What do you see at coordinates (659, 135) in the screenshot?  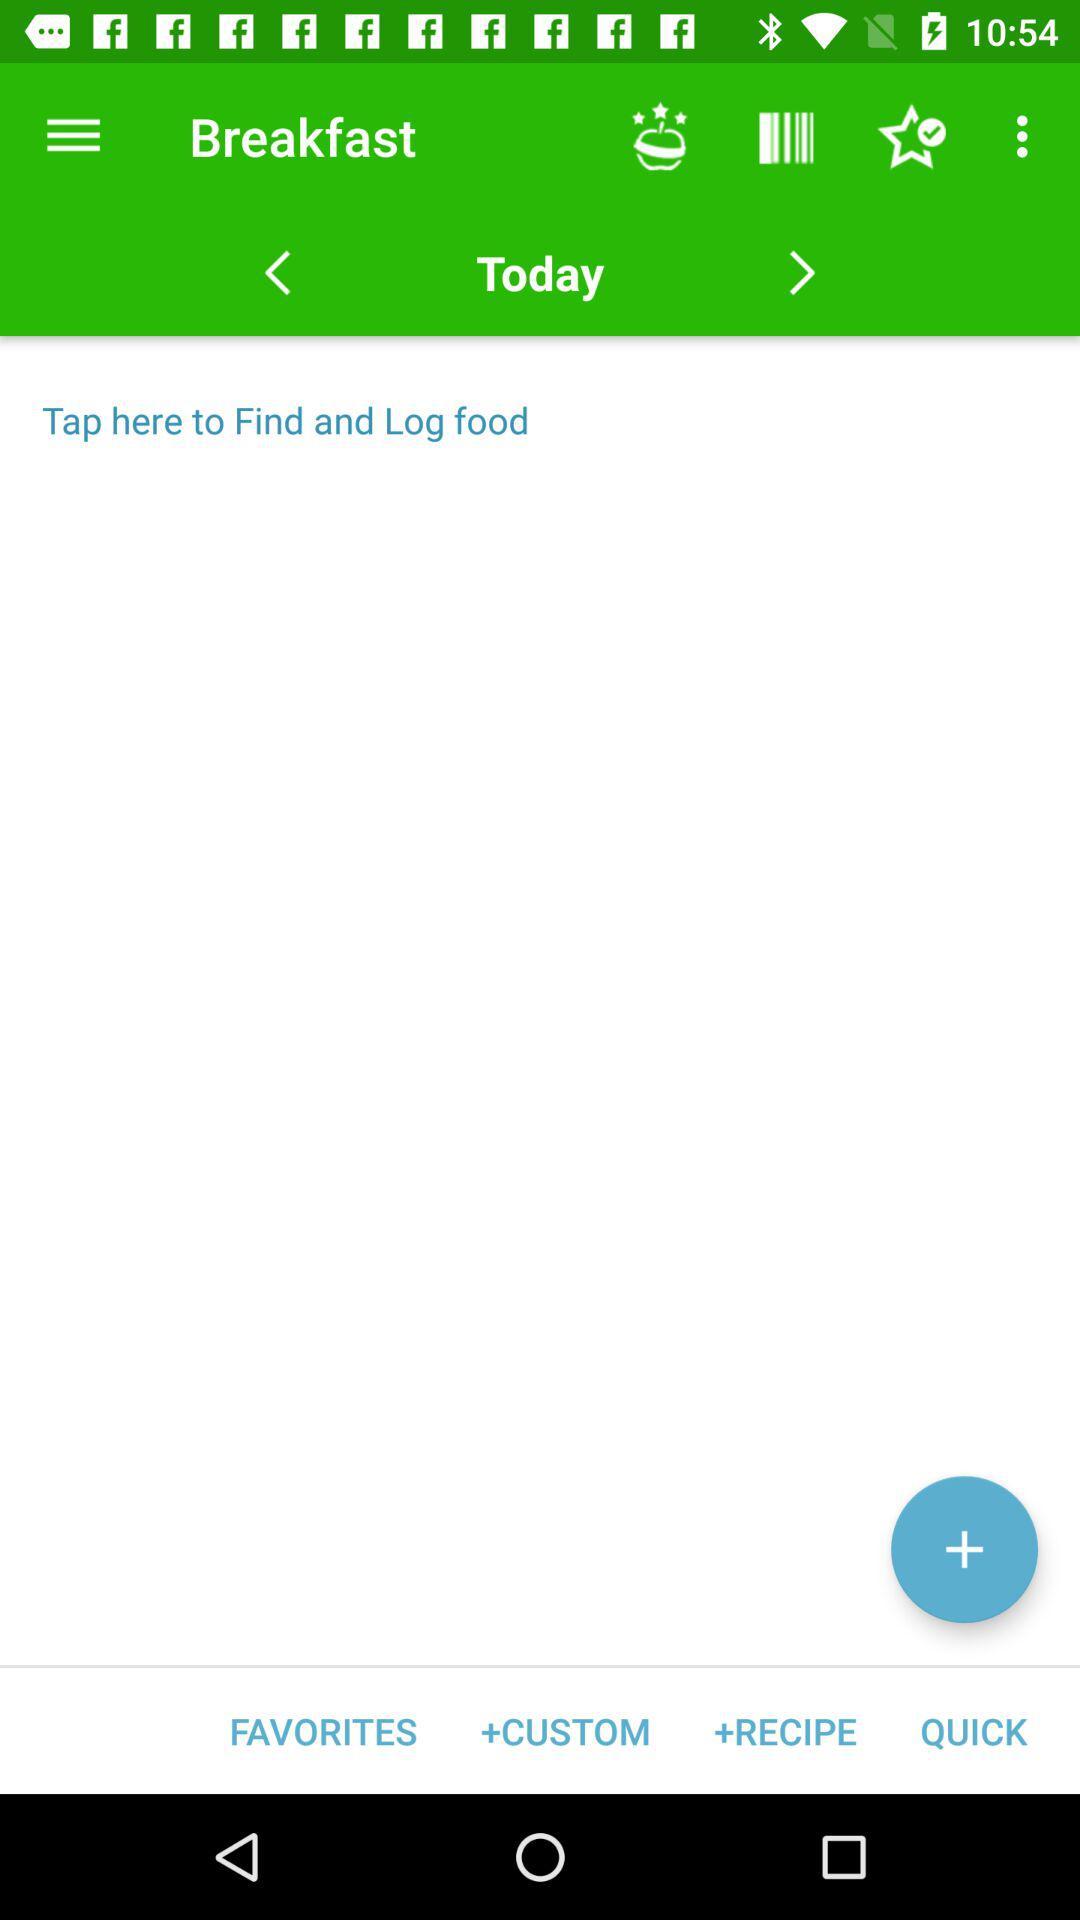 I see `the item next to breakfast item` at bounding box center [659, 135].